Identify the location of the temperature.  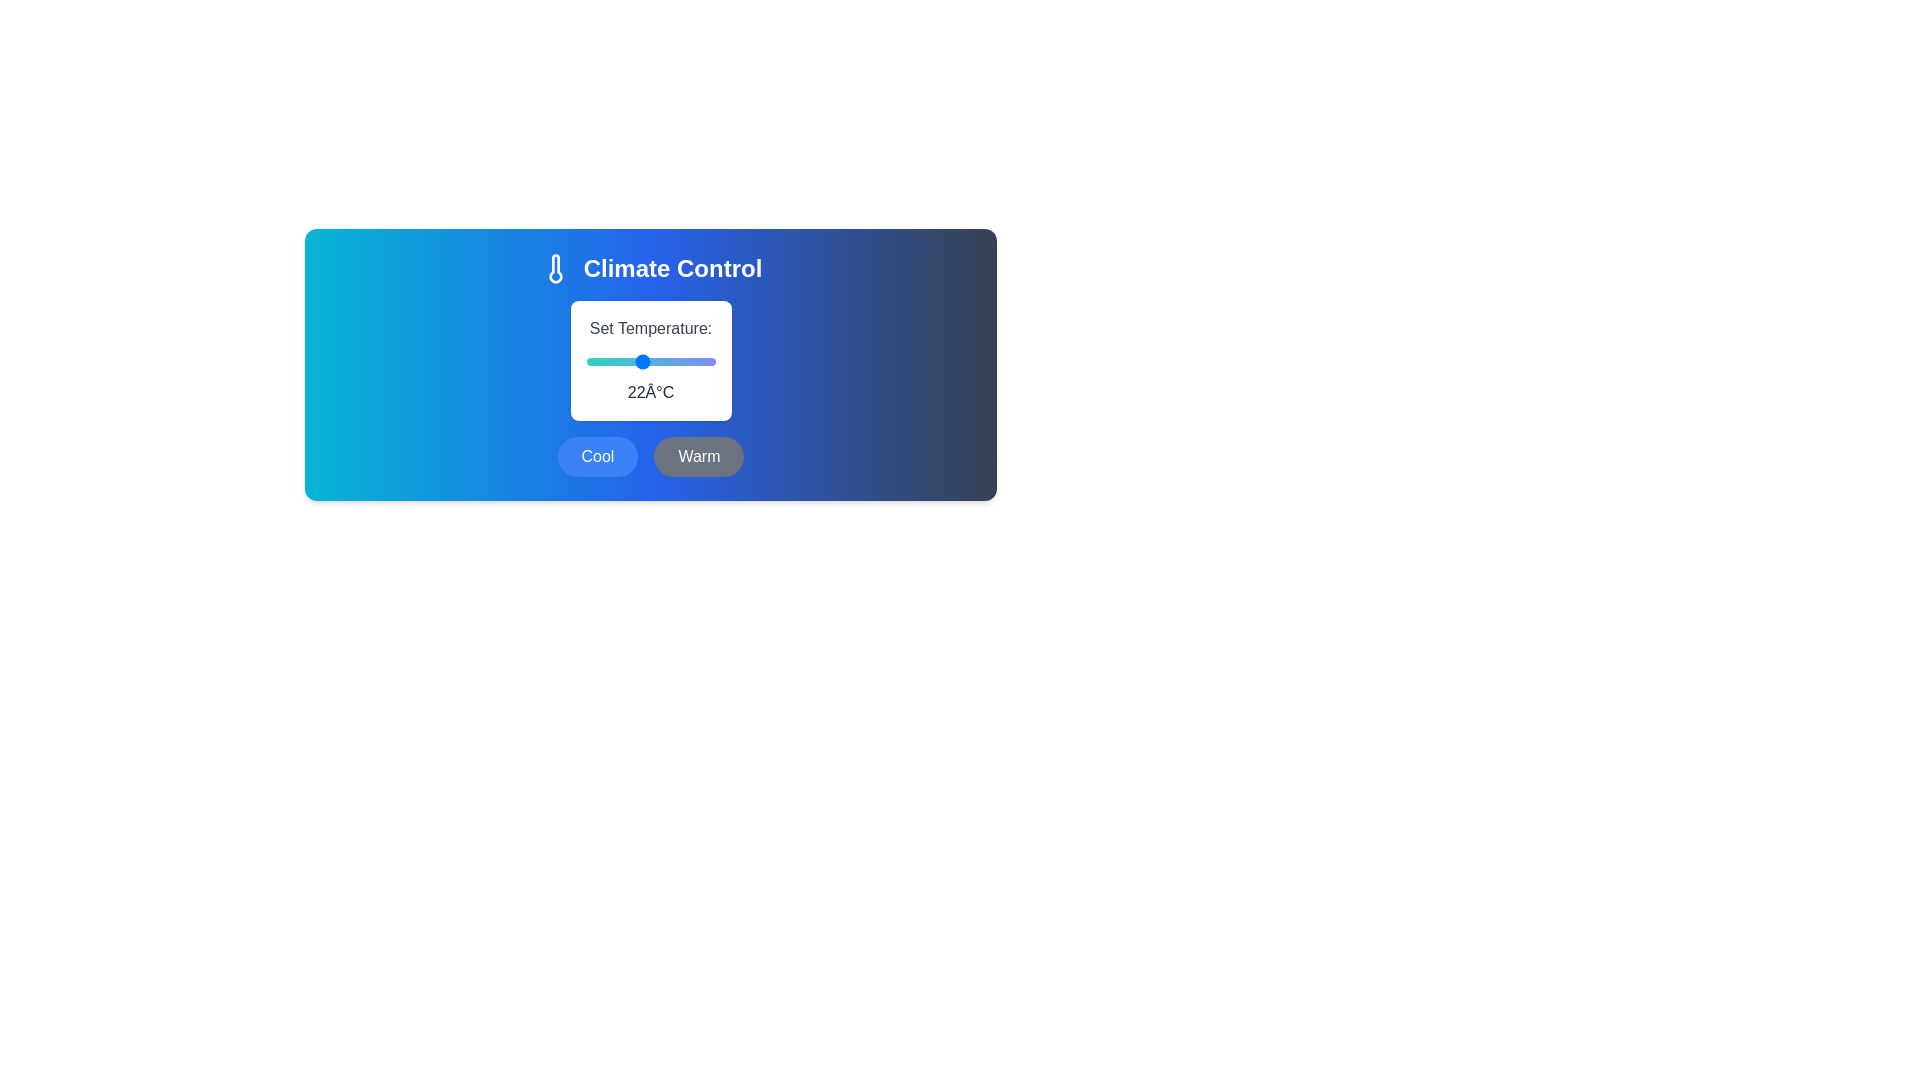
(706, 362).